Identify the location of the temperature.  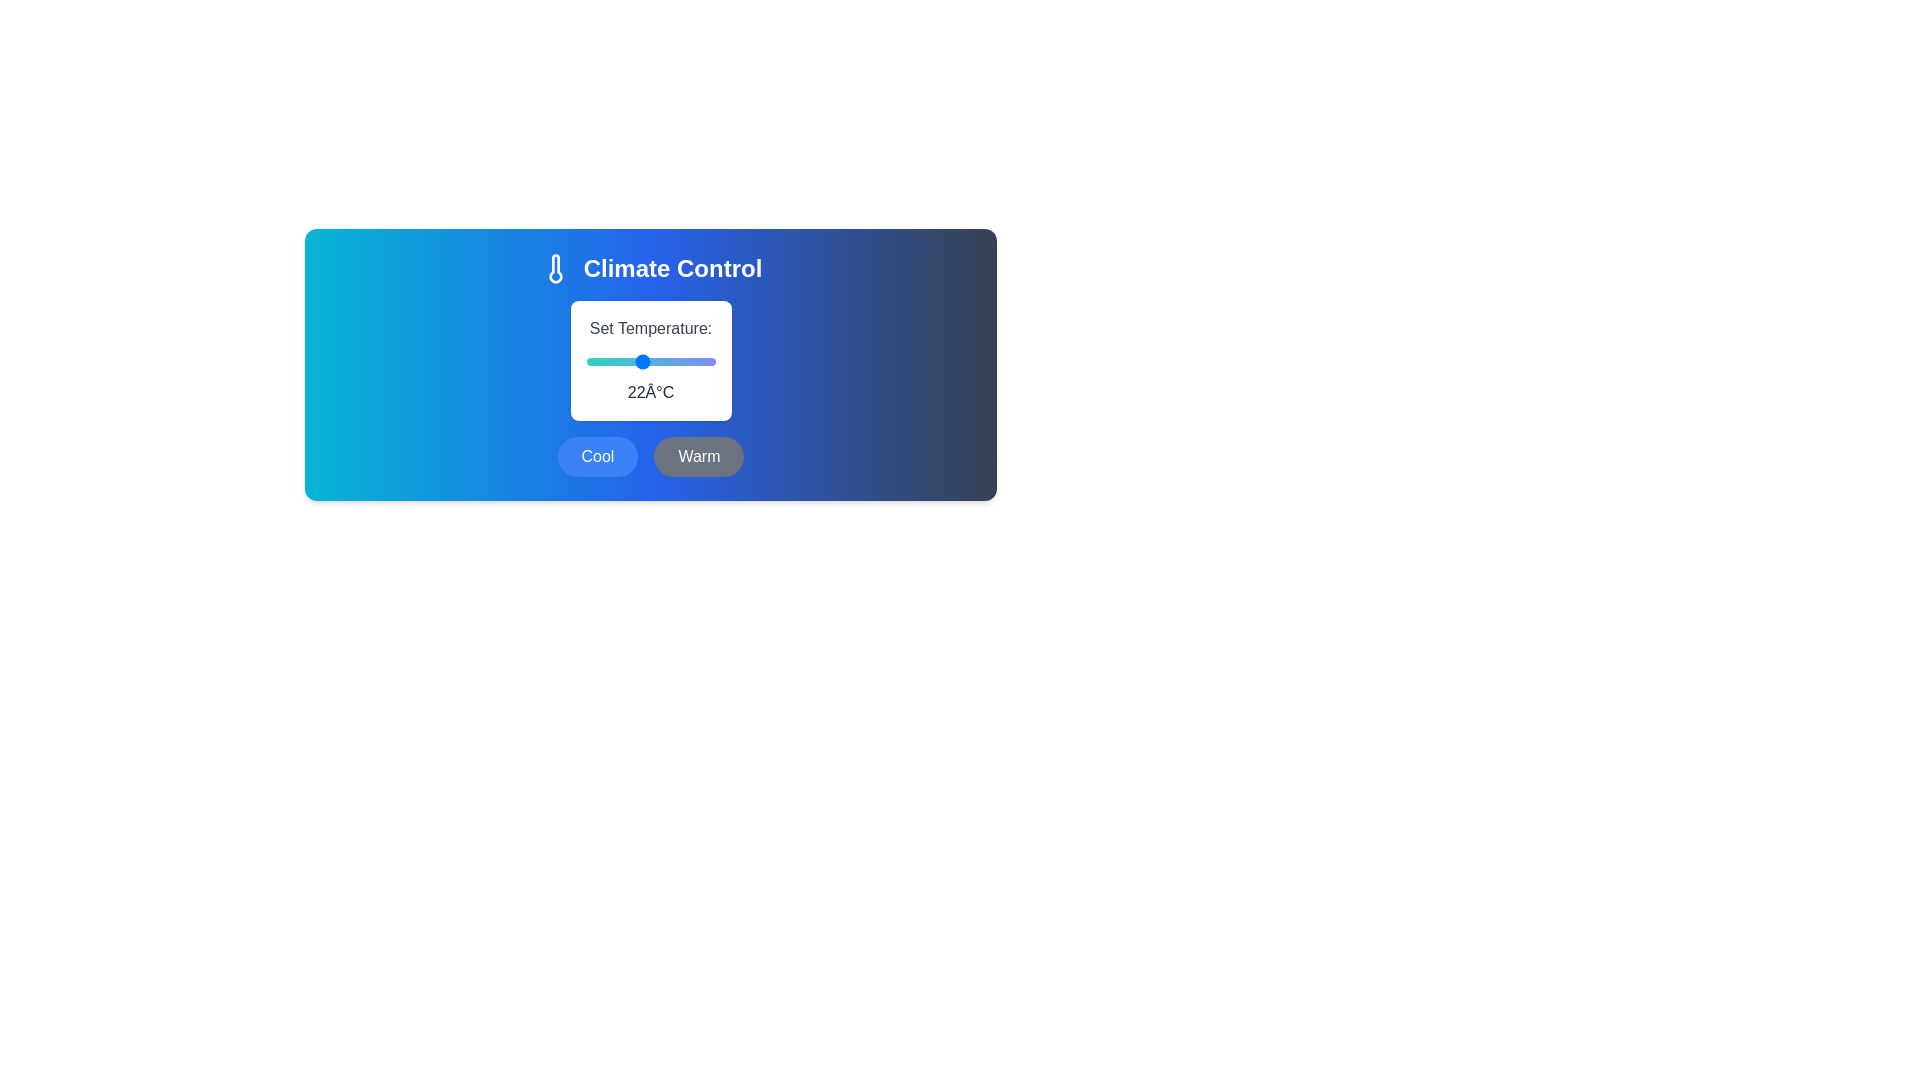
(706, 362).